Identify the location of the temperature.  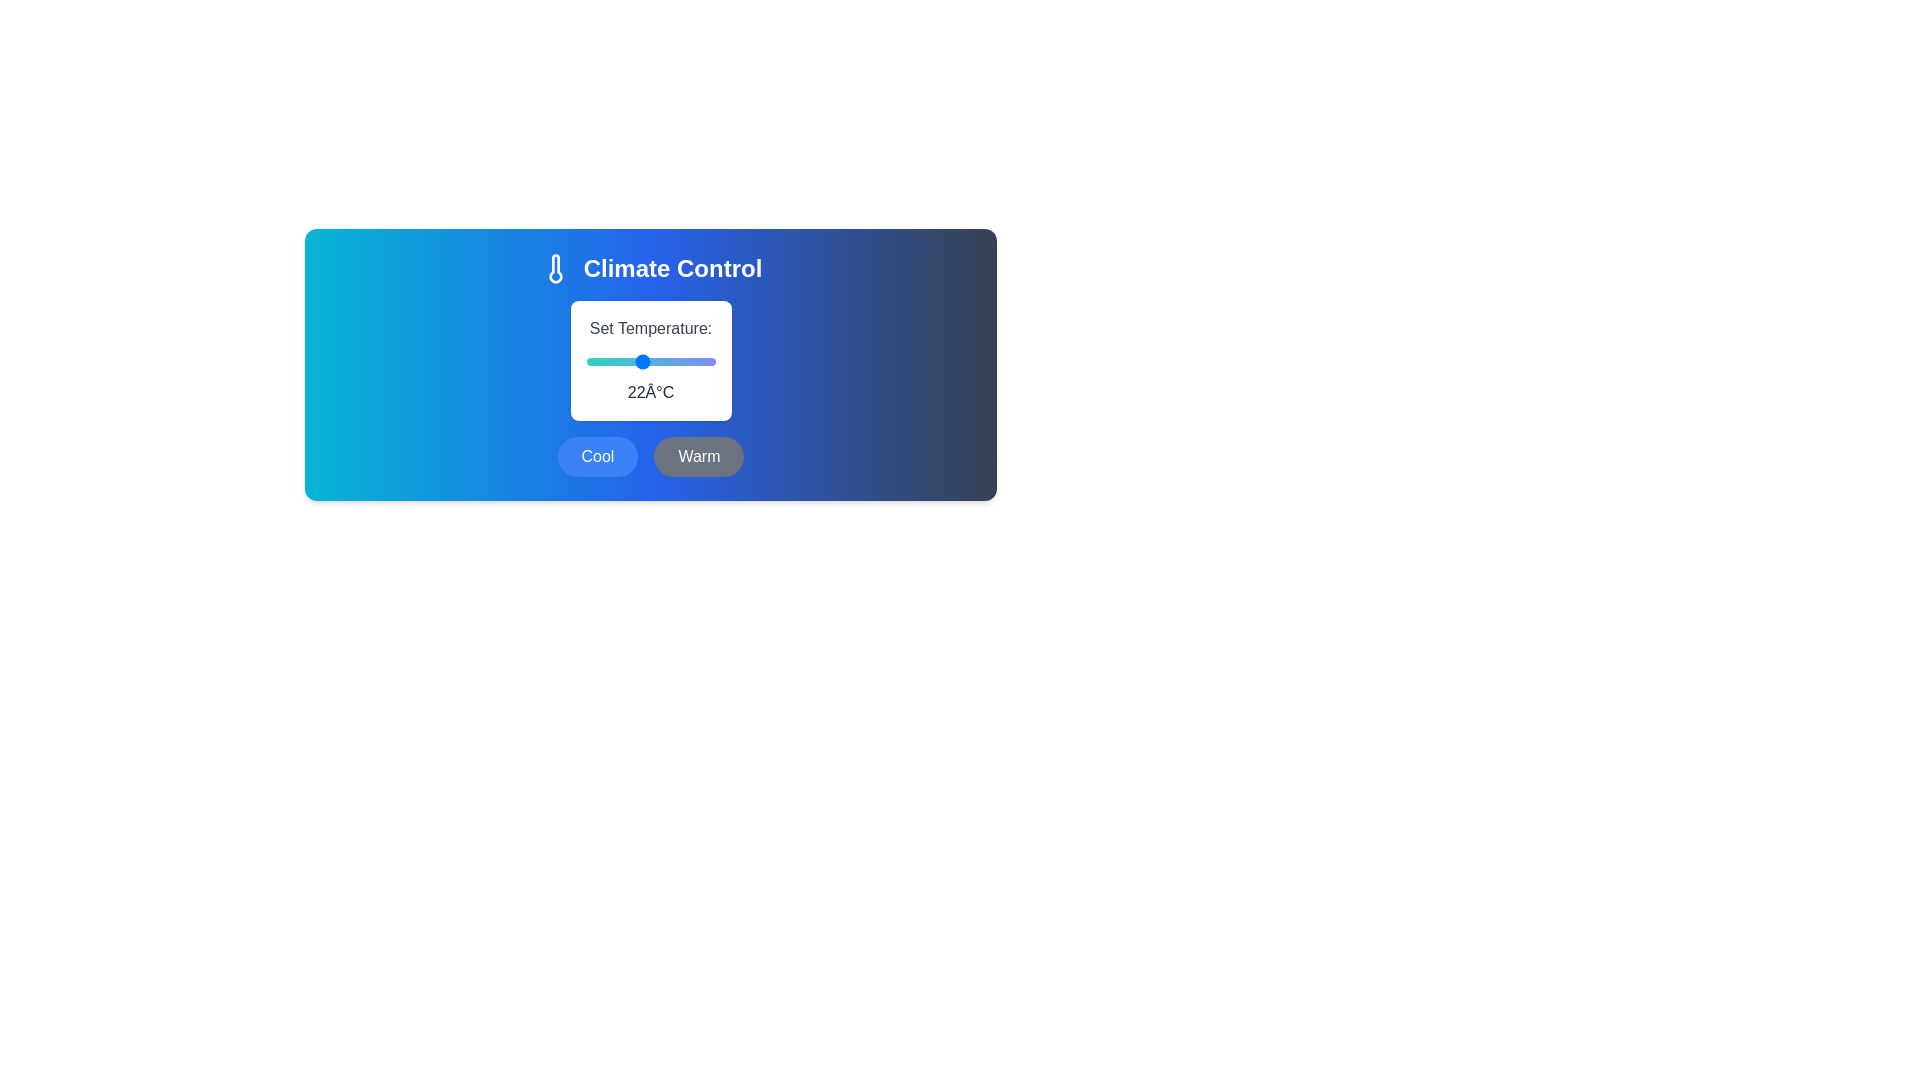
(706, 362).